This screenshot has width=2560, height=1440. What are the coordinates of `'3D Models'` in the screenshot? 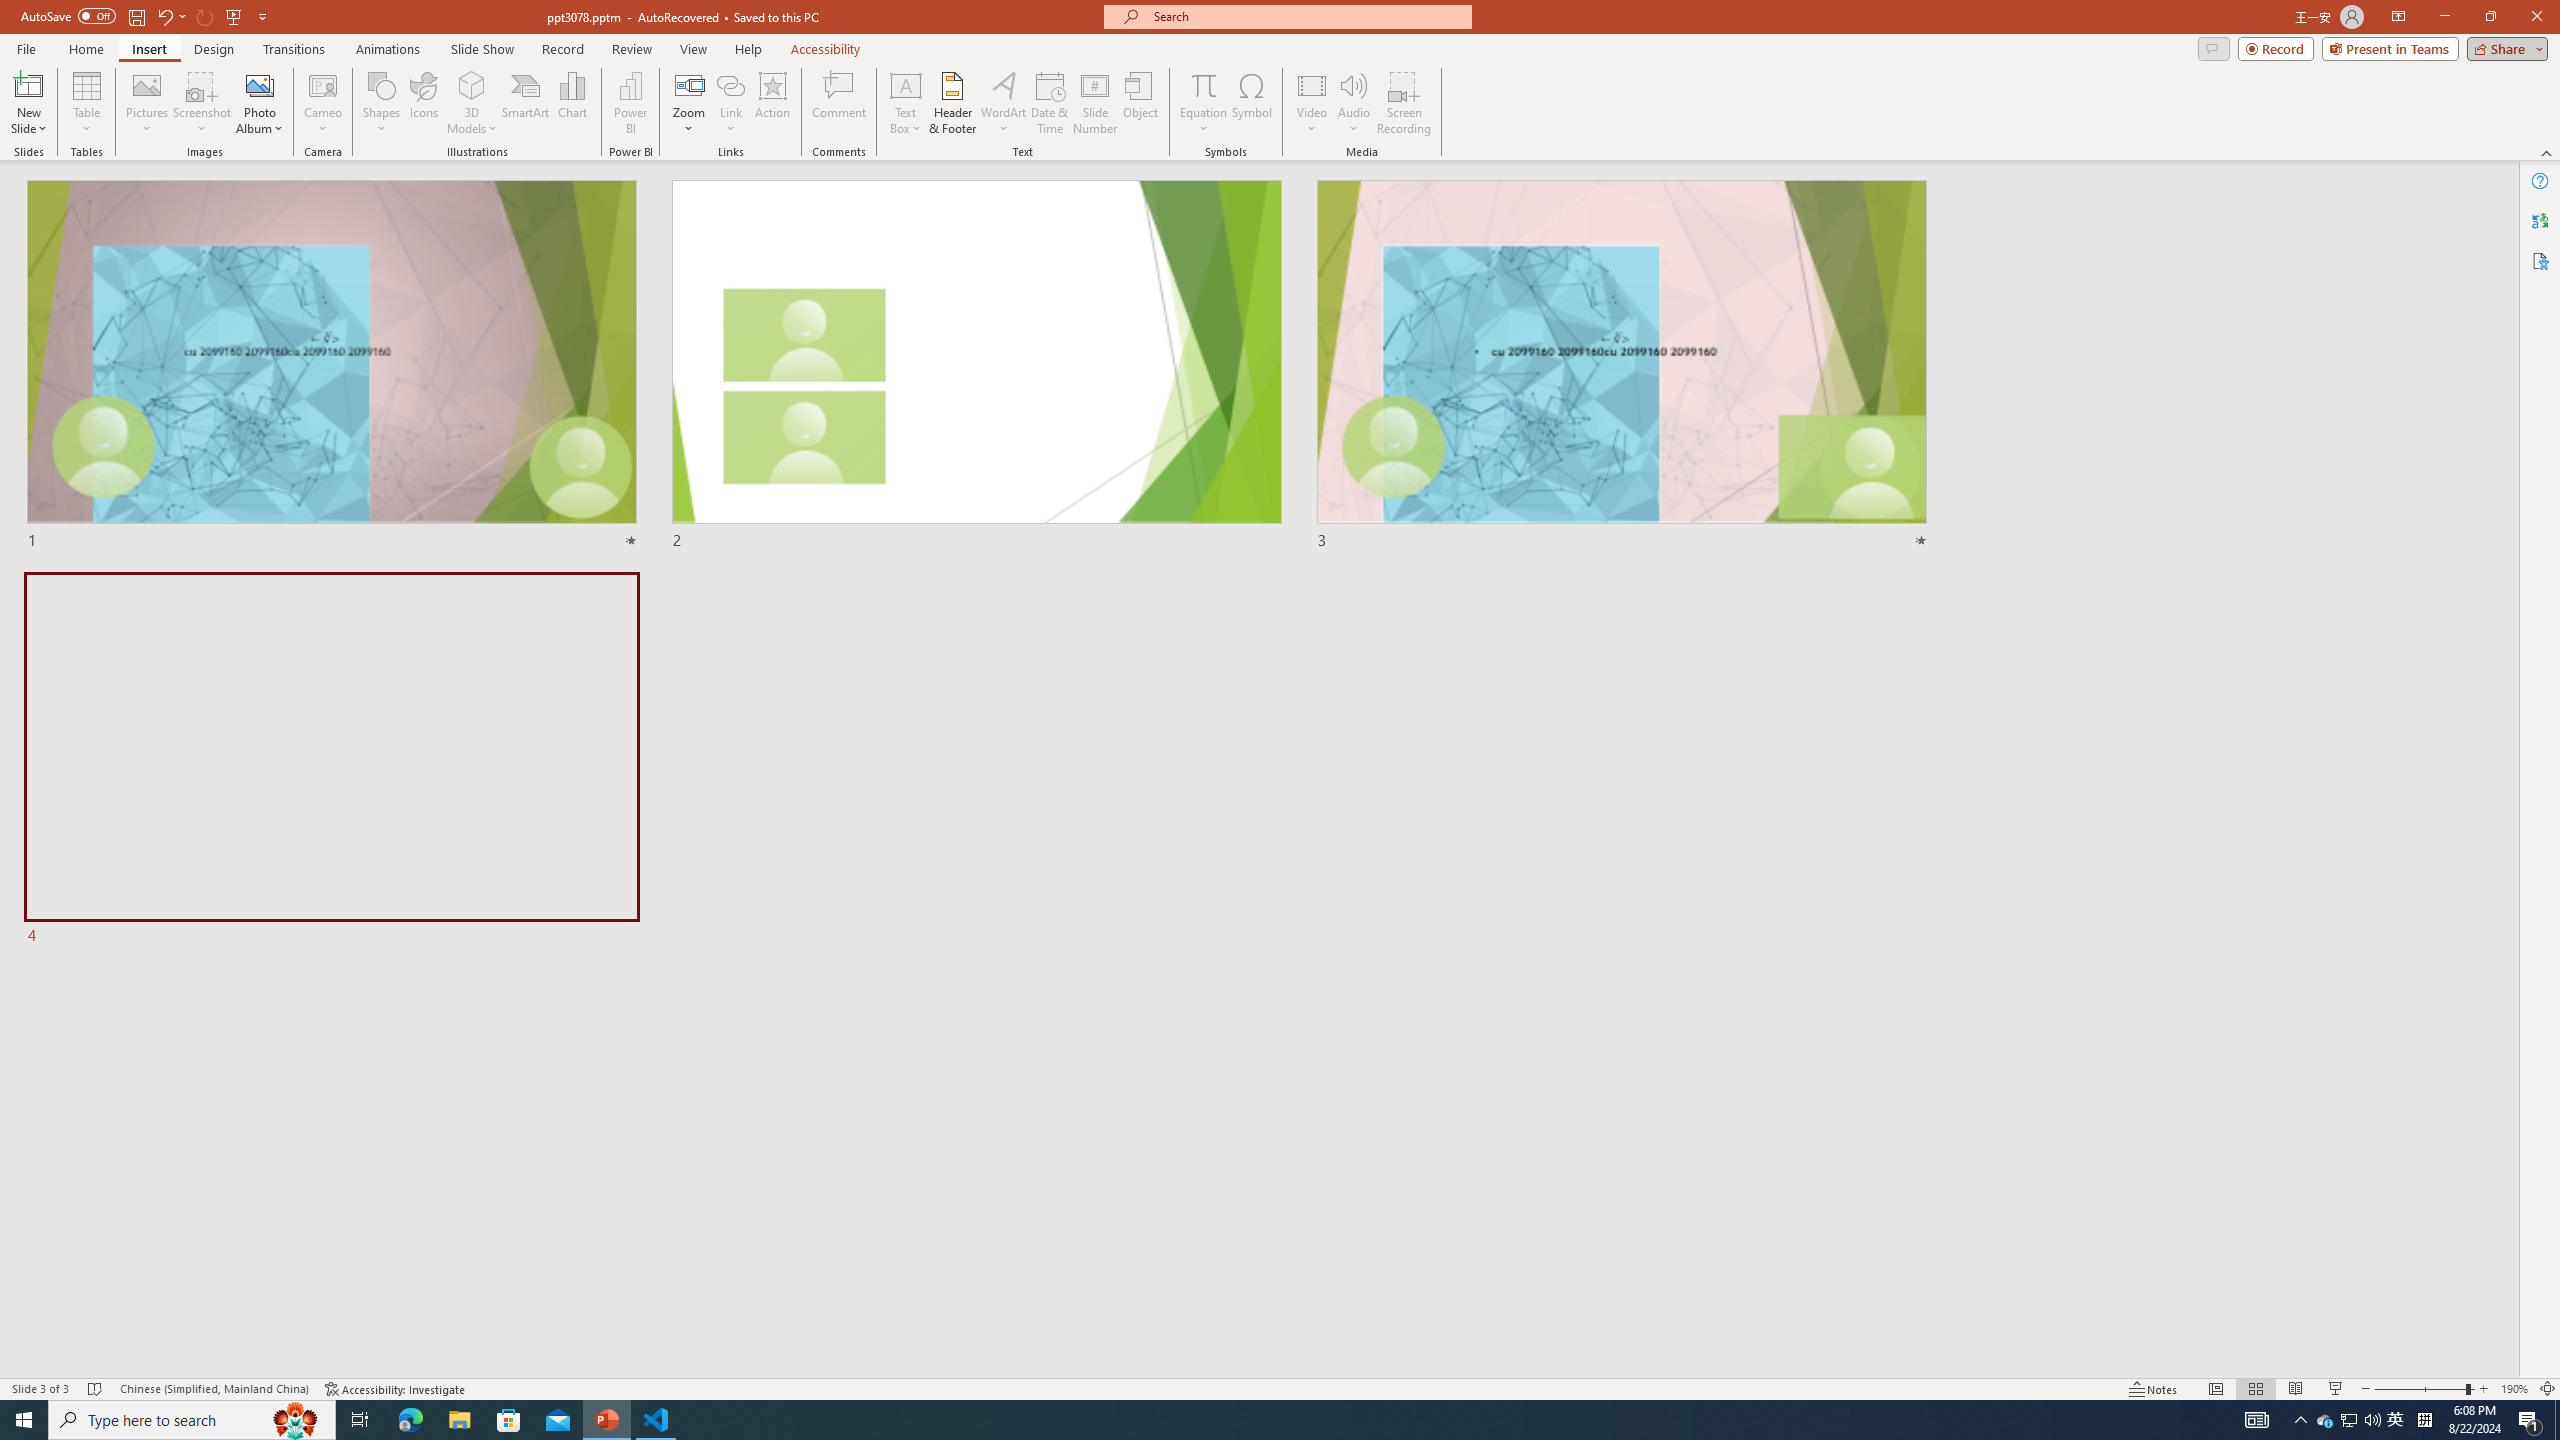 It's located at (472, 84).